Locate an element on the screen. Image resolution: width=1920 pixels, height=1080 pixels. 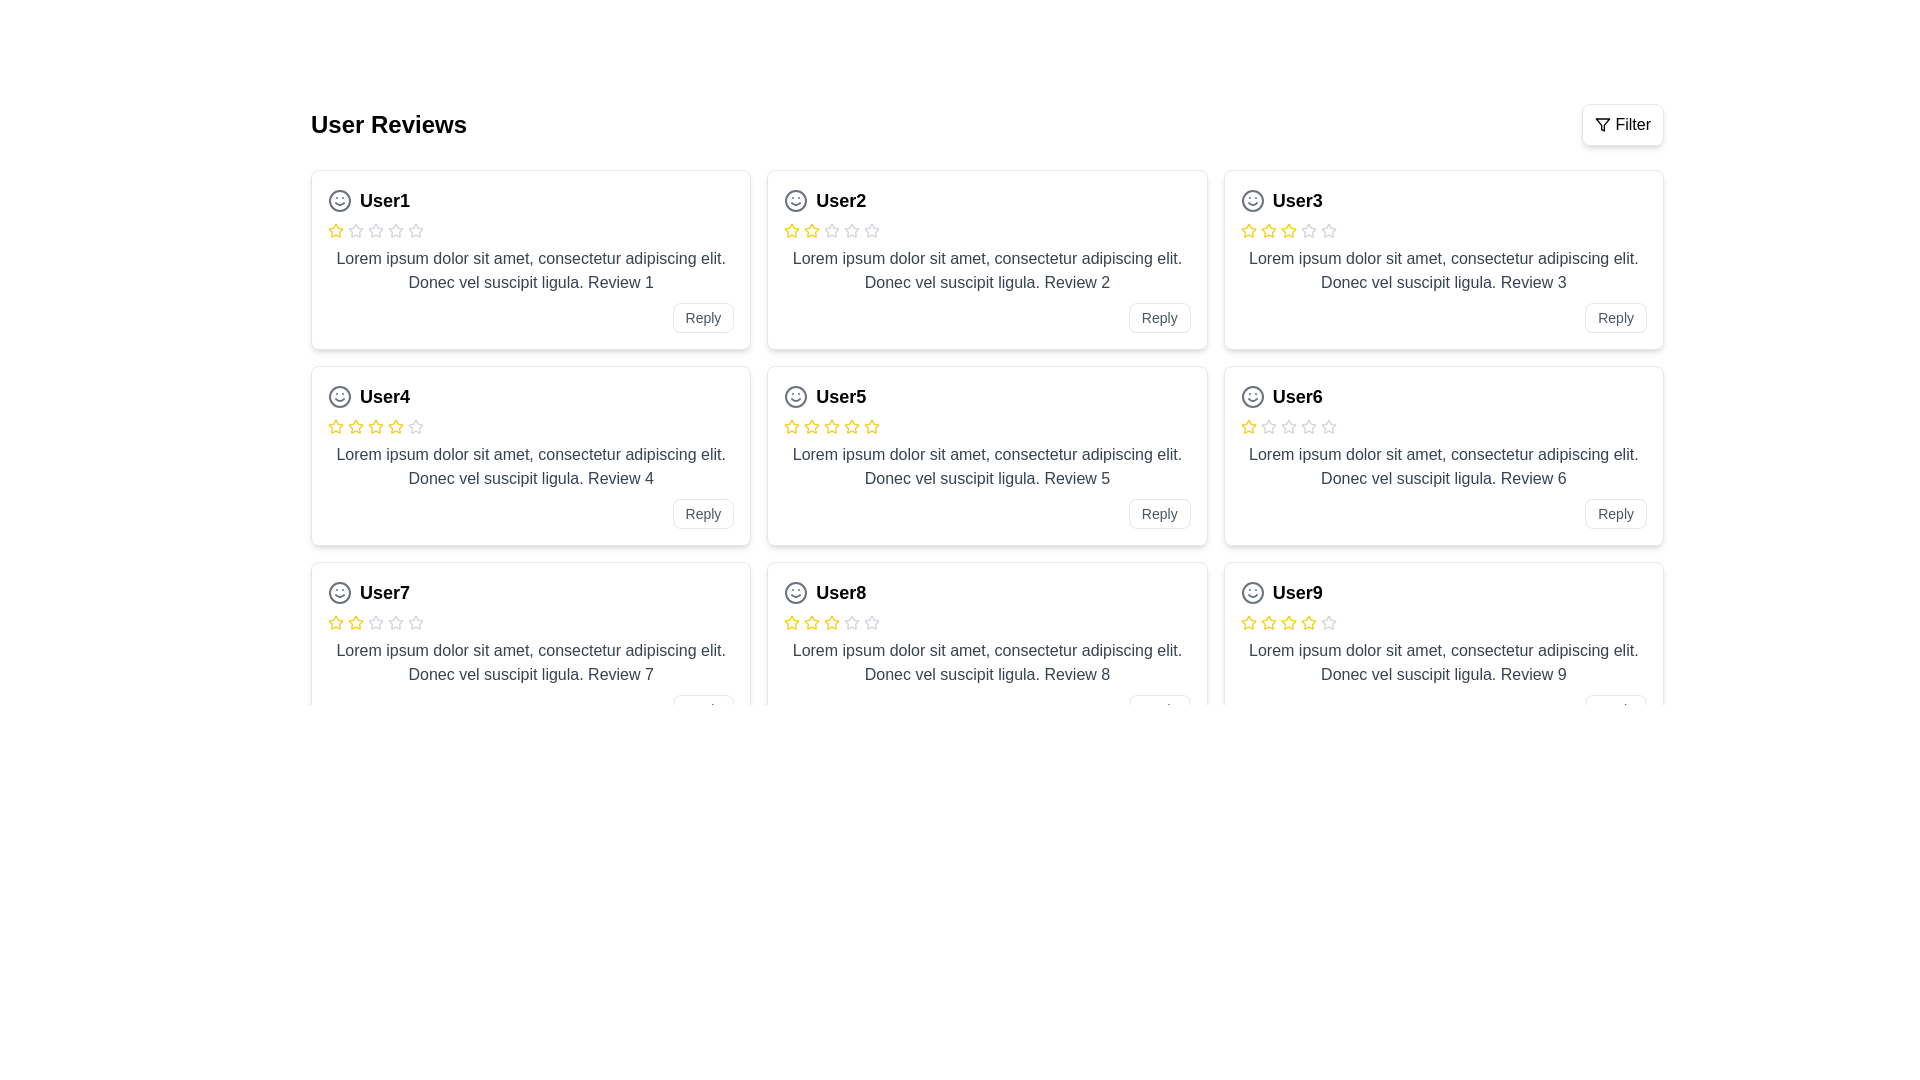
the Text block element displaying the user review that reads: 'Lorem ipsum dolor sit amet, consectetur adipiscing elit. Donec vel suscipit ligula. Review 5', which is centered within its card is located at coordinates (987, 466).